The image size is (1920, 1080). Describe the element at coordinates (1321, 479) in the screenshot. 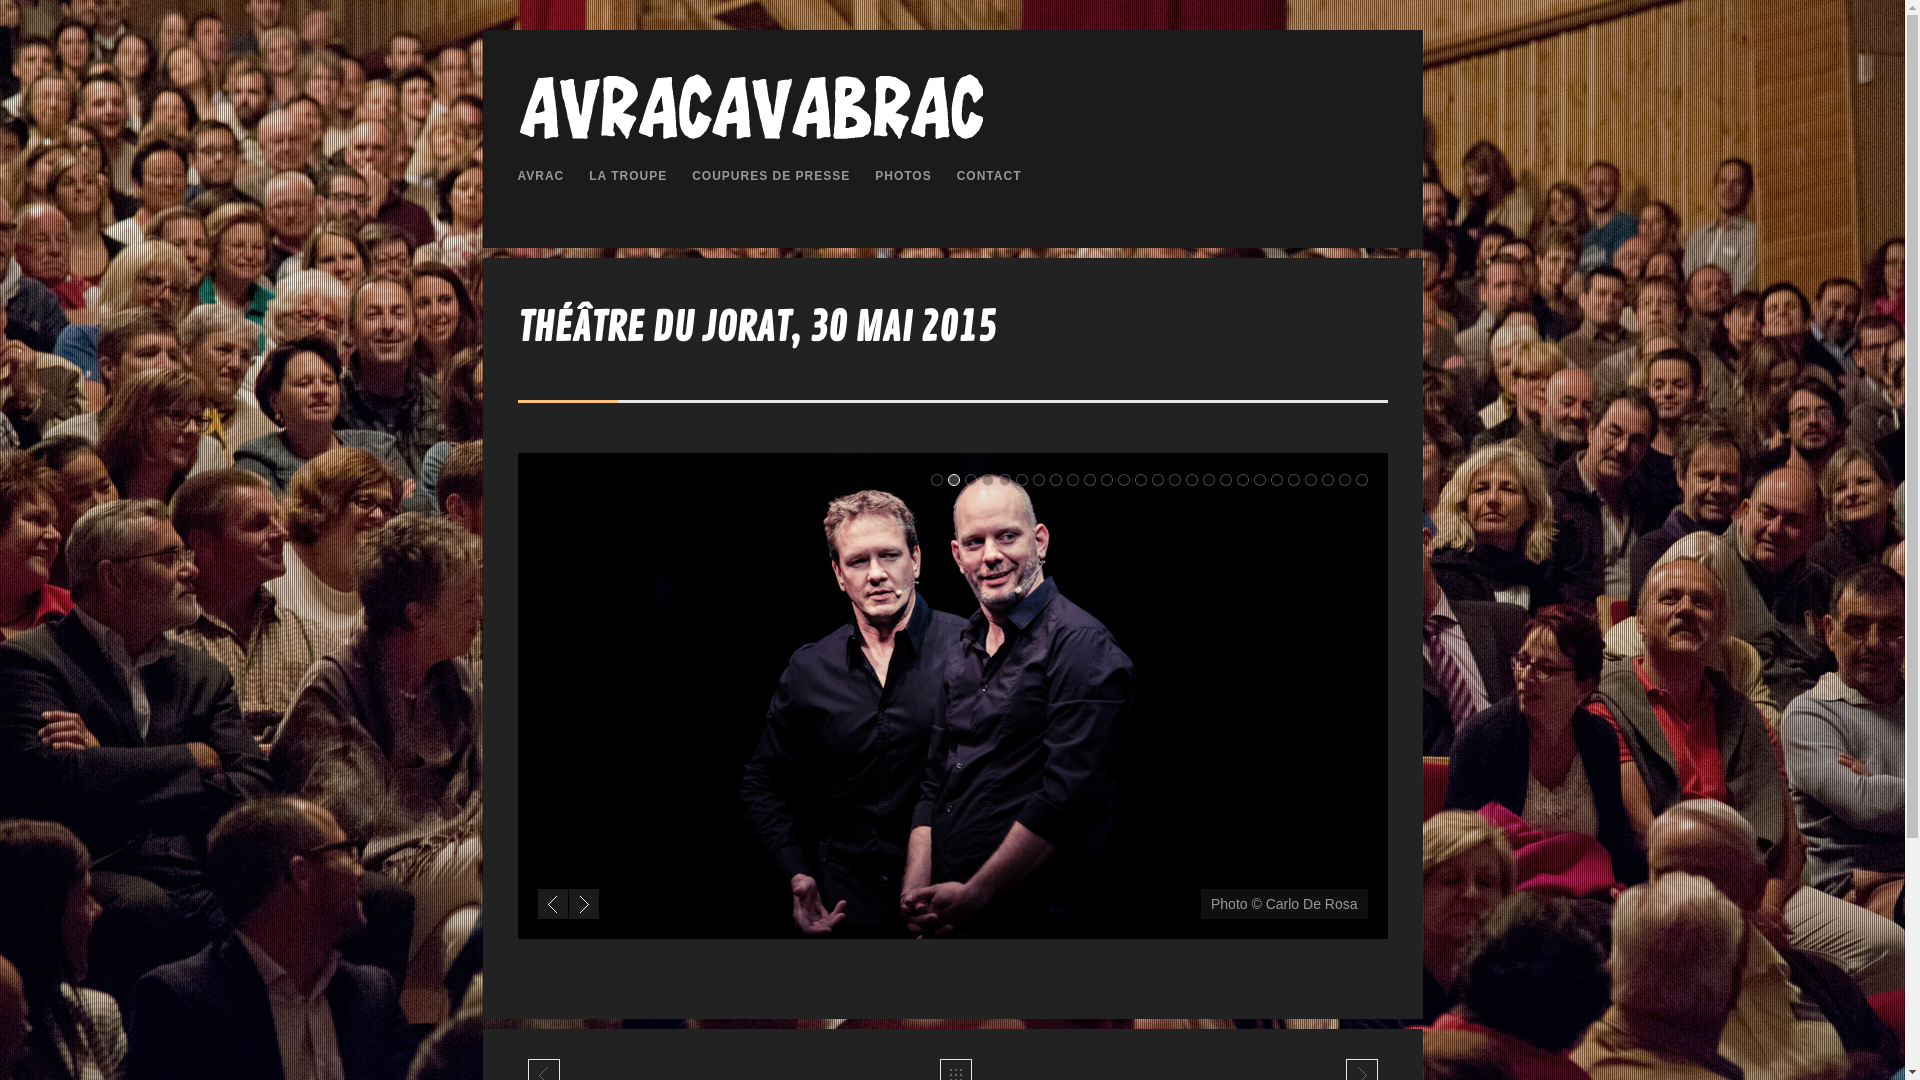

I see `'24'` at that location.